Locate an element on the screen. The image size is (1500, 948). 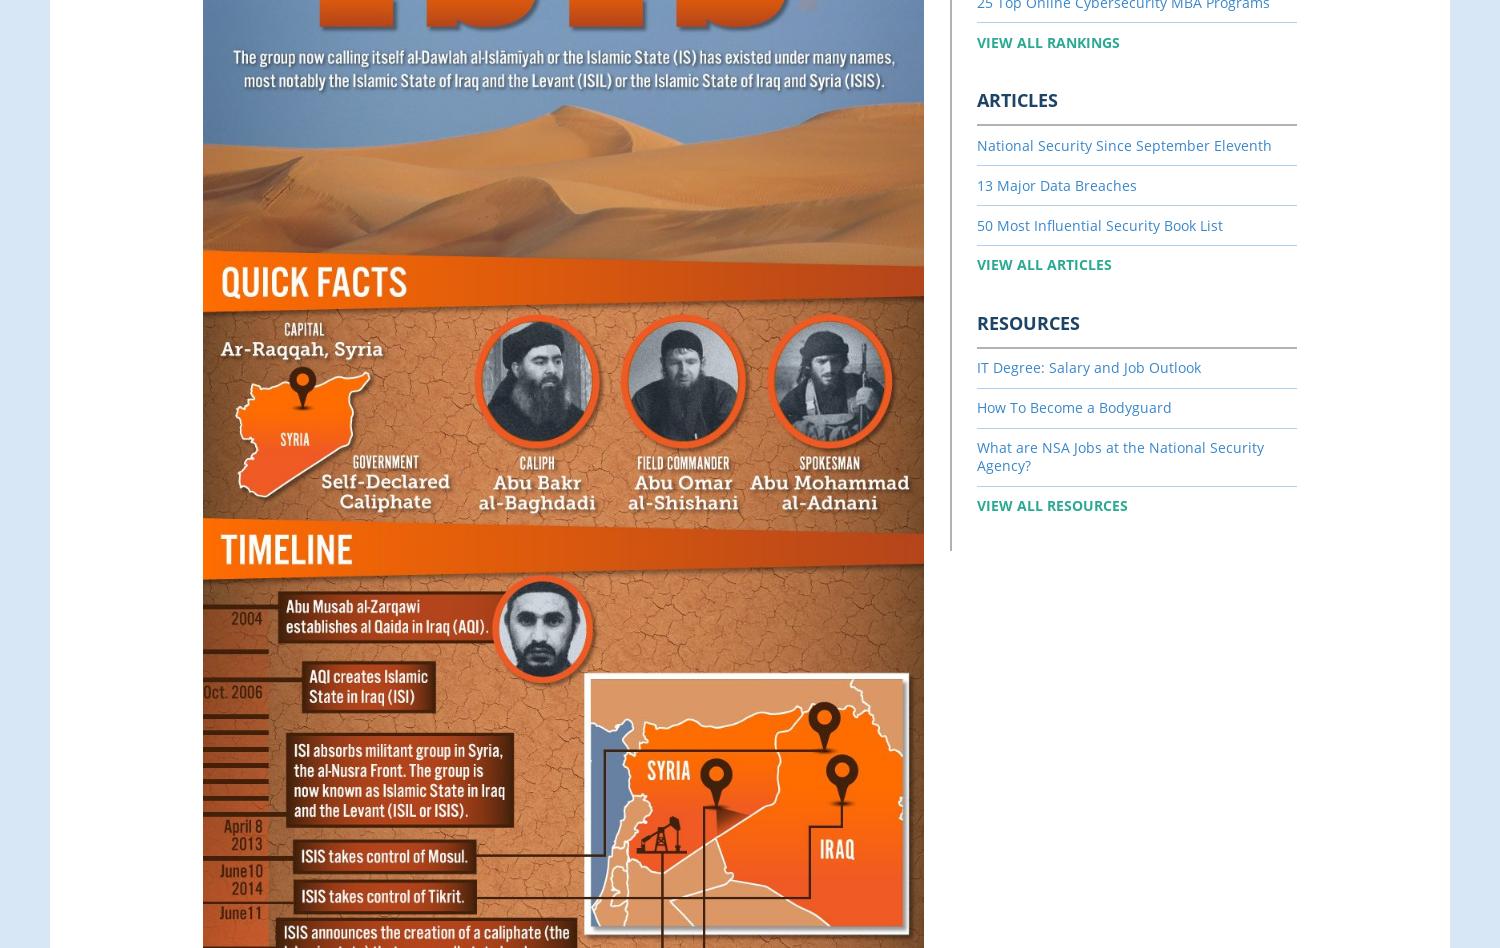
'National Security Since September Eleventh' is located at coordinates (1123, 143).